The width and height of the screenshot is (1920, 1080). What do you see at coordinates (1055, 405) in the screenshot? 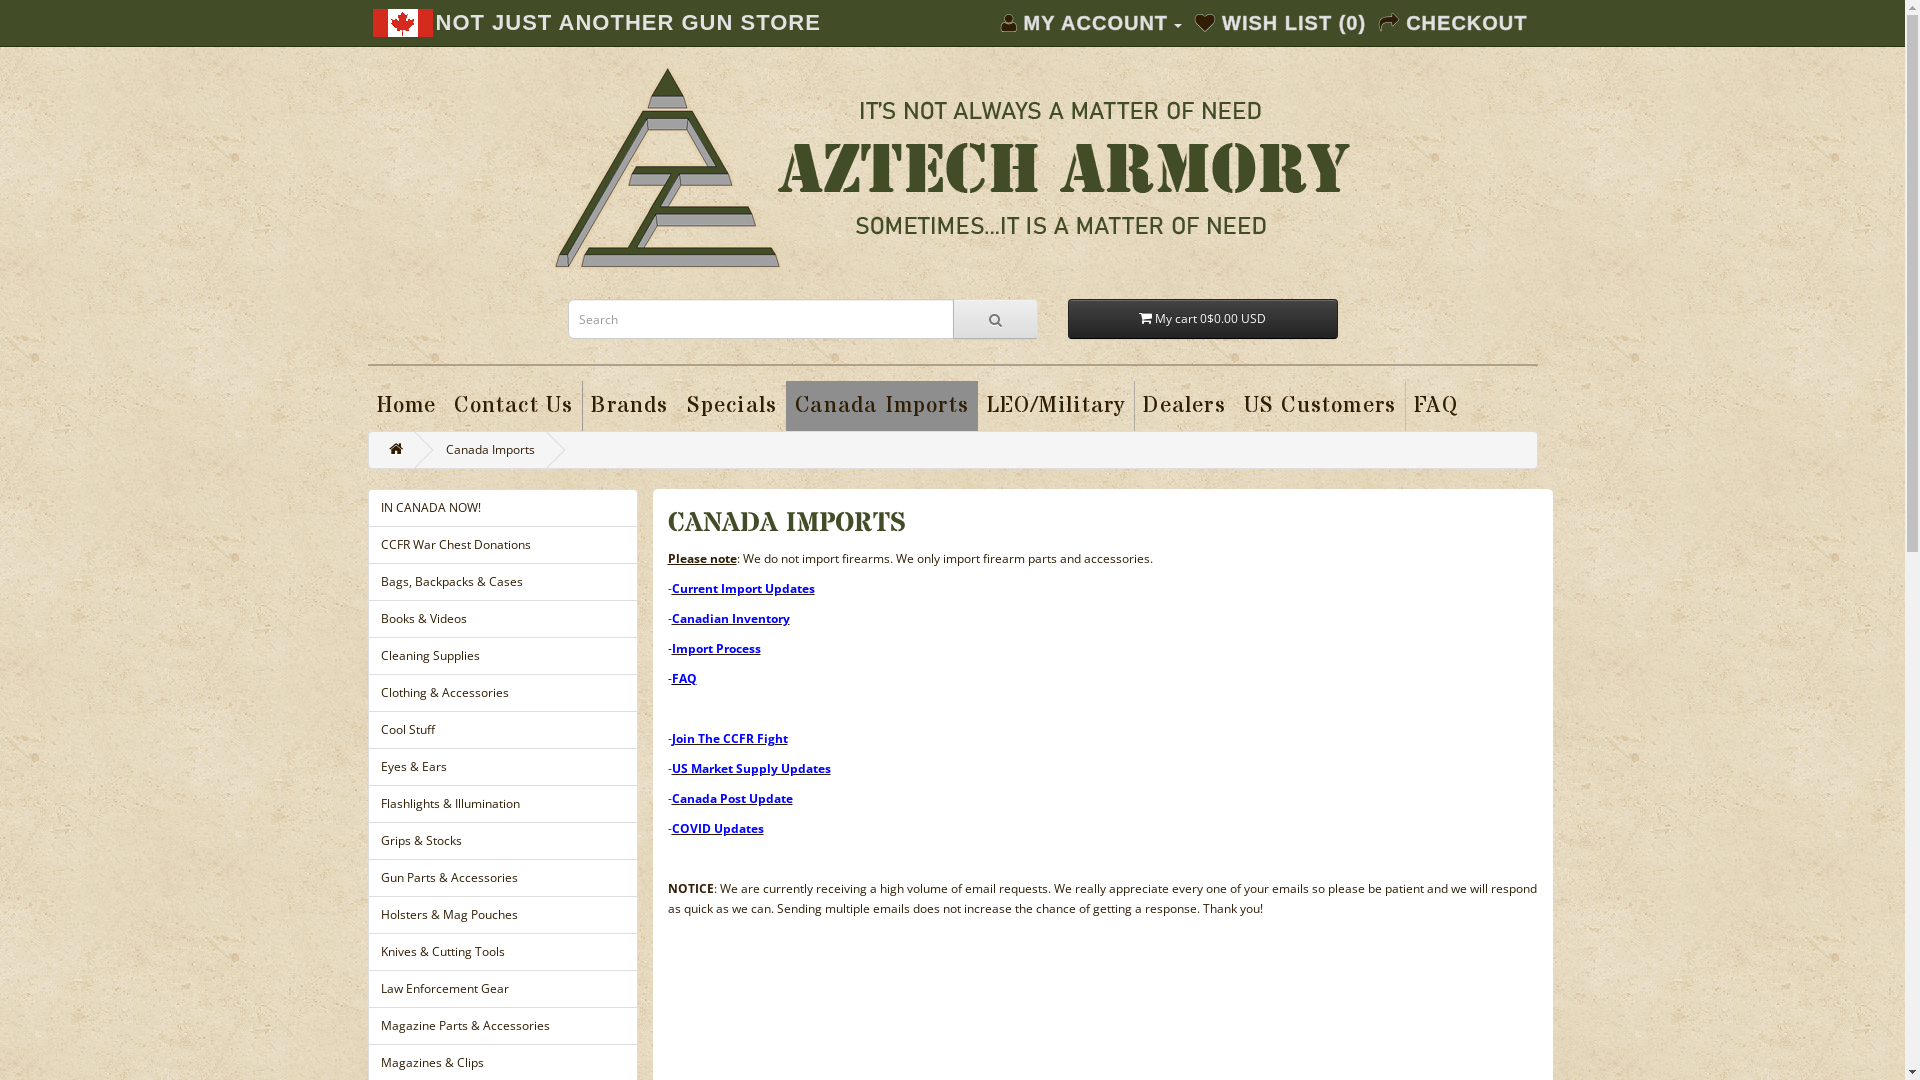
I see `'LEO/Military'` at bounding box center [1055, 405].